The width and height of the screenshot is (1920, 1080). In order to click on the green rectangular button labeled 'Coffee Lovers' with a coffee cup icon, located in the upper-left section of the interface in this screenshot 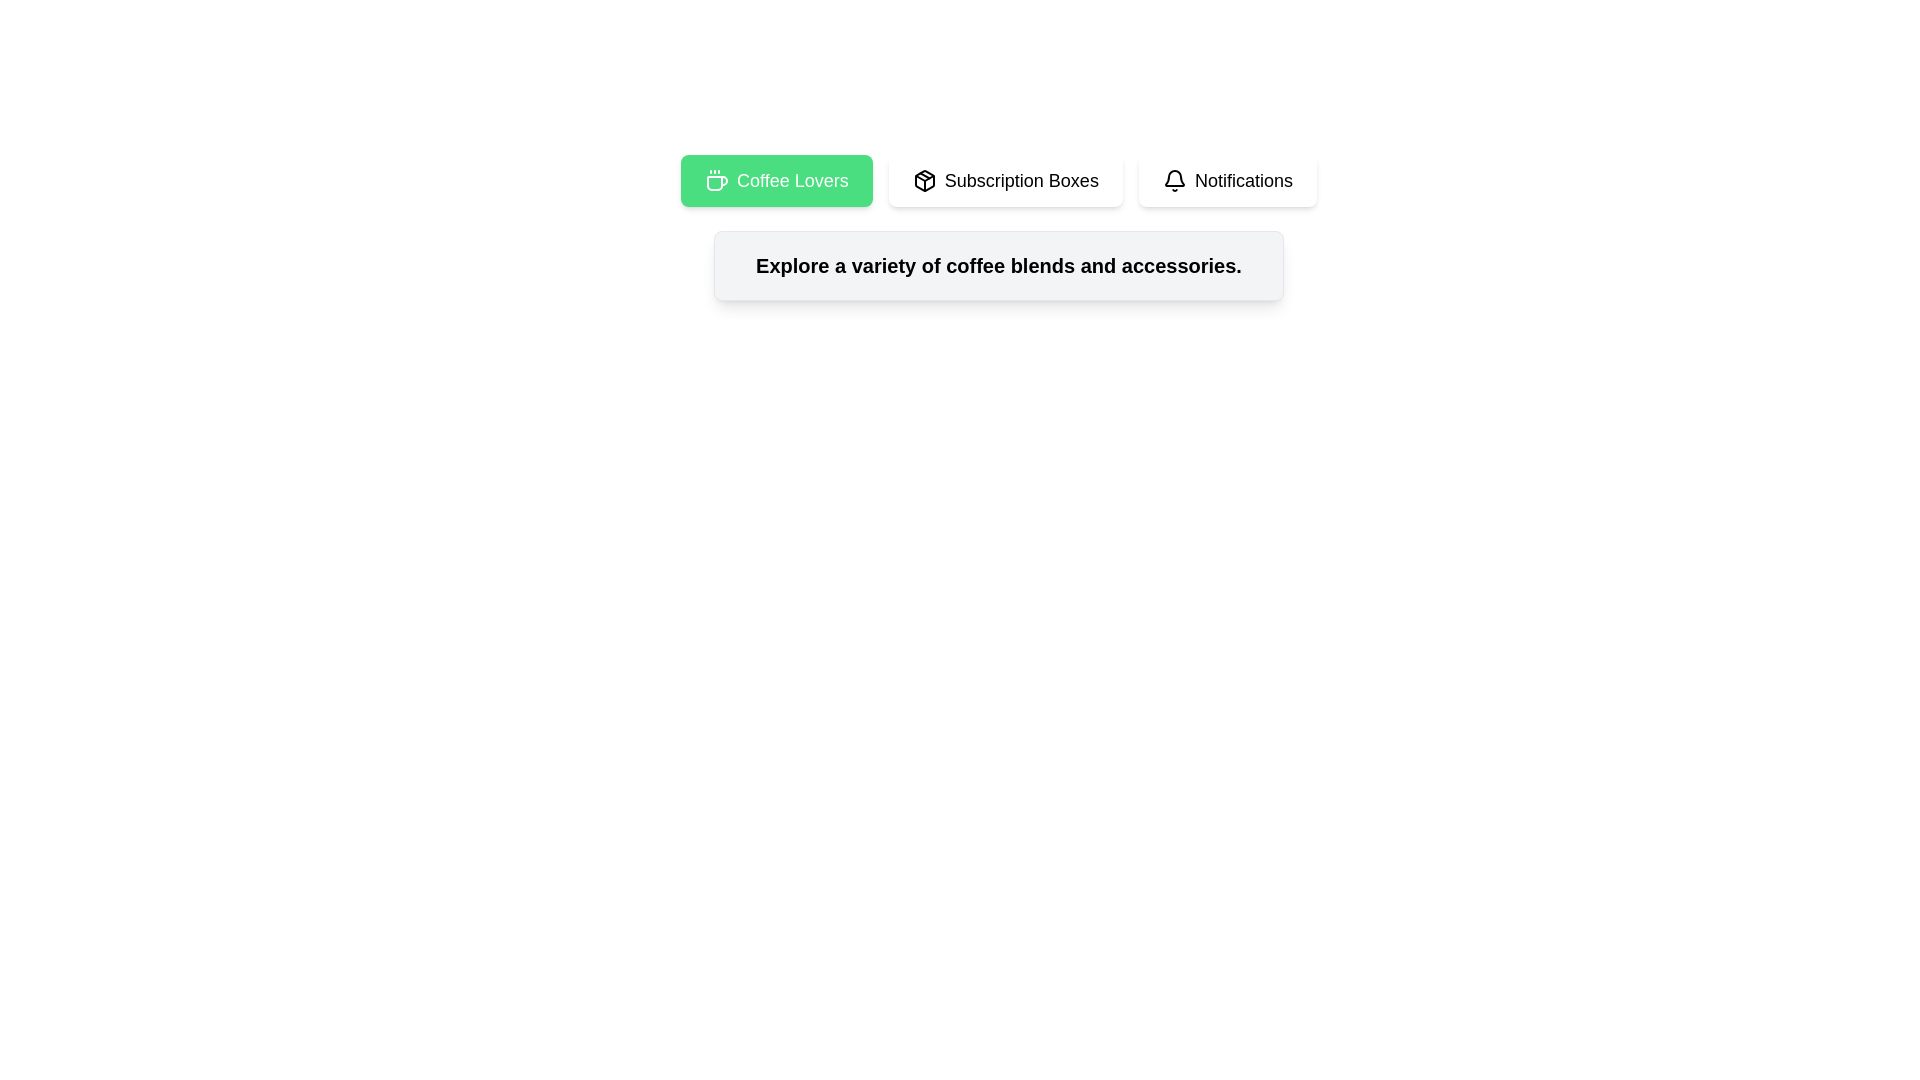, I will do `click(775, 181)`.